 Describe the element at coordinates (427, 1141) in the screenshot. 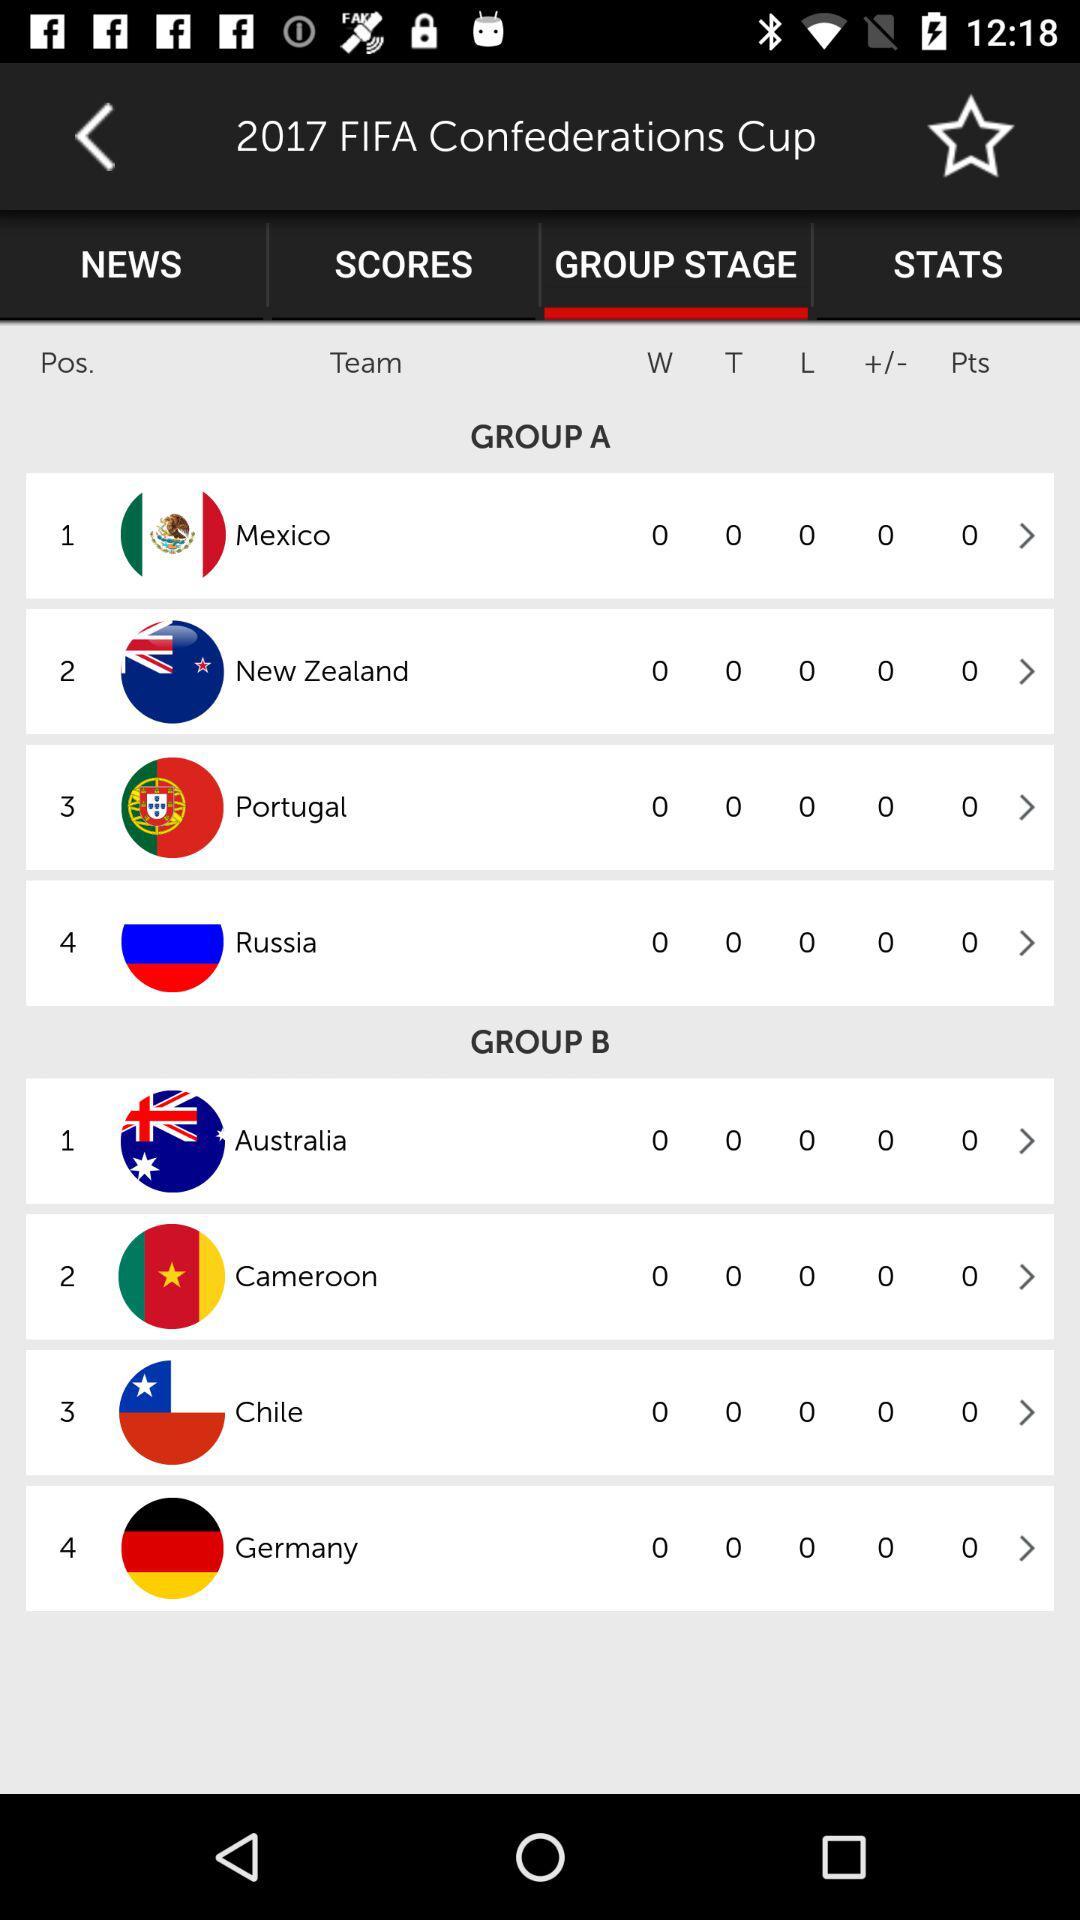

I see `item to the left of 0 icon` at that location.